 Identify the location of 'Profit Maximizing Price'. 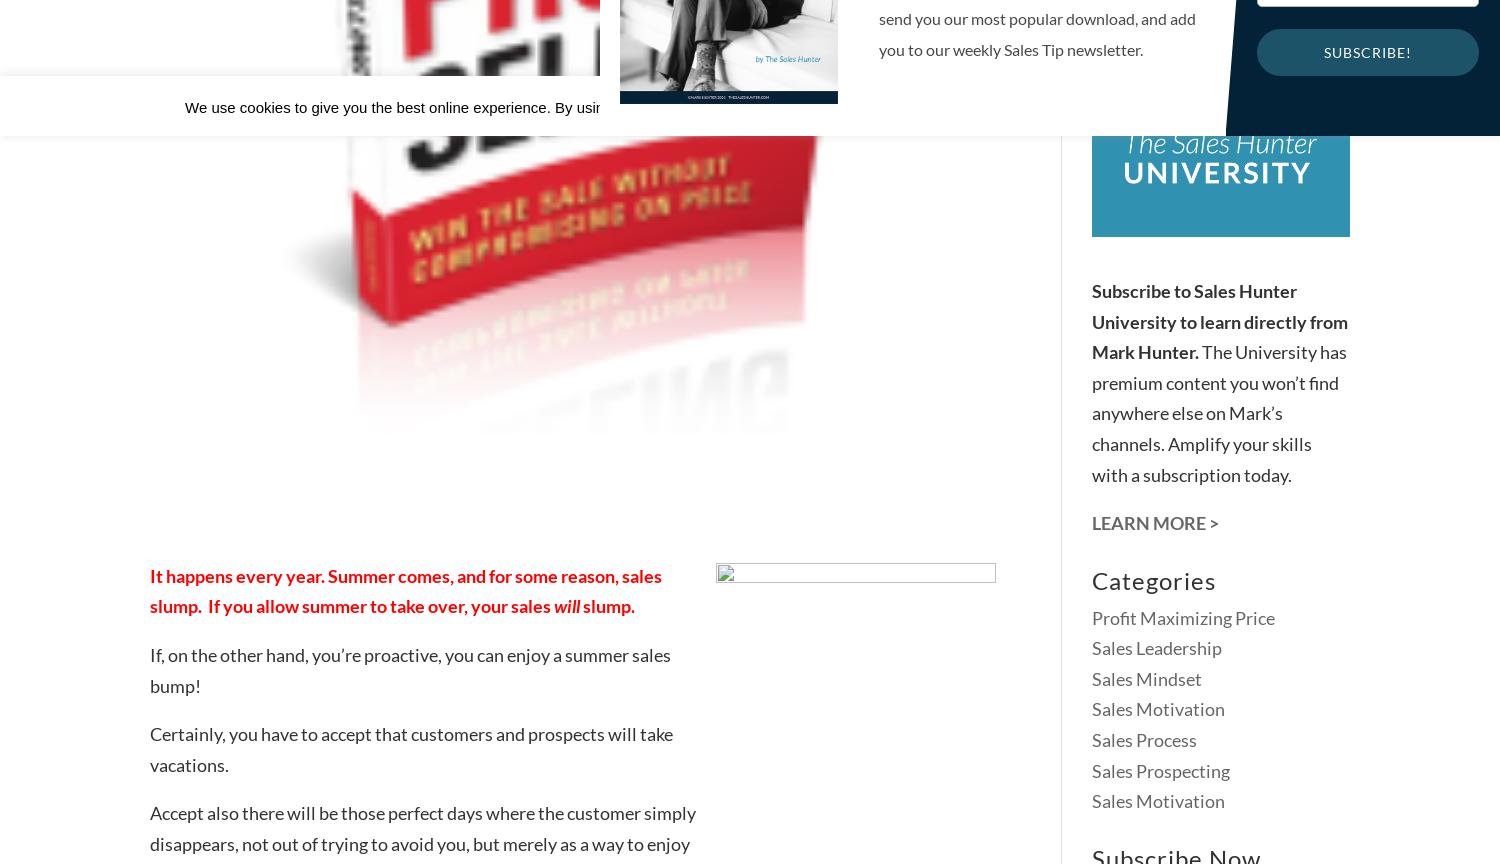
(1183, 615).